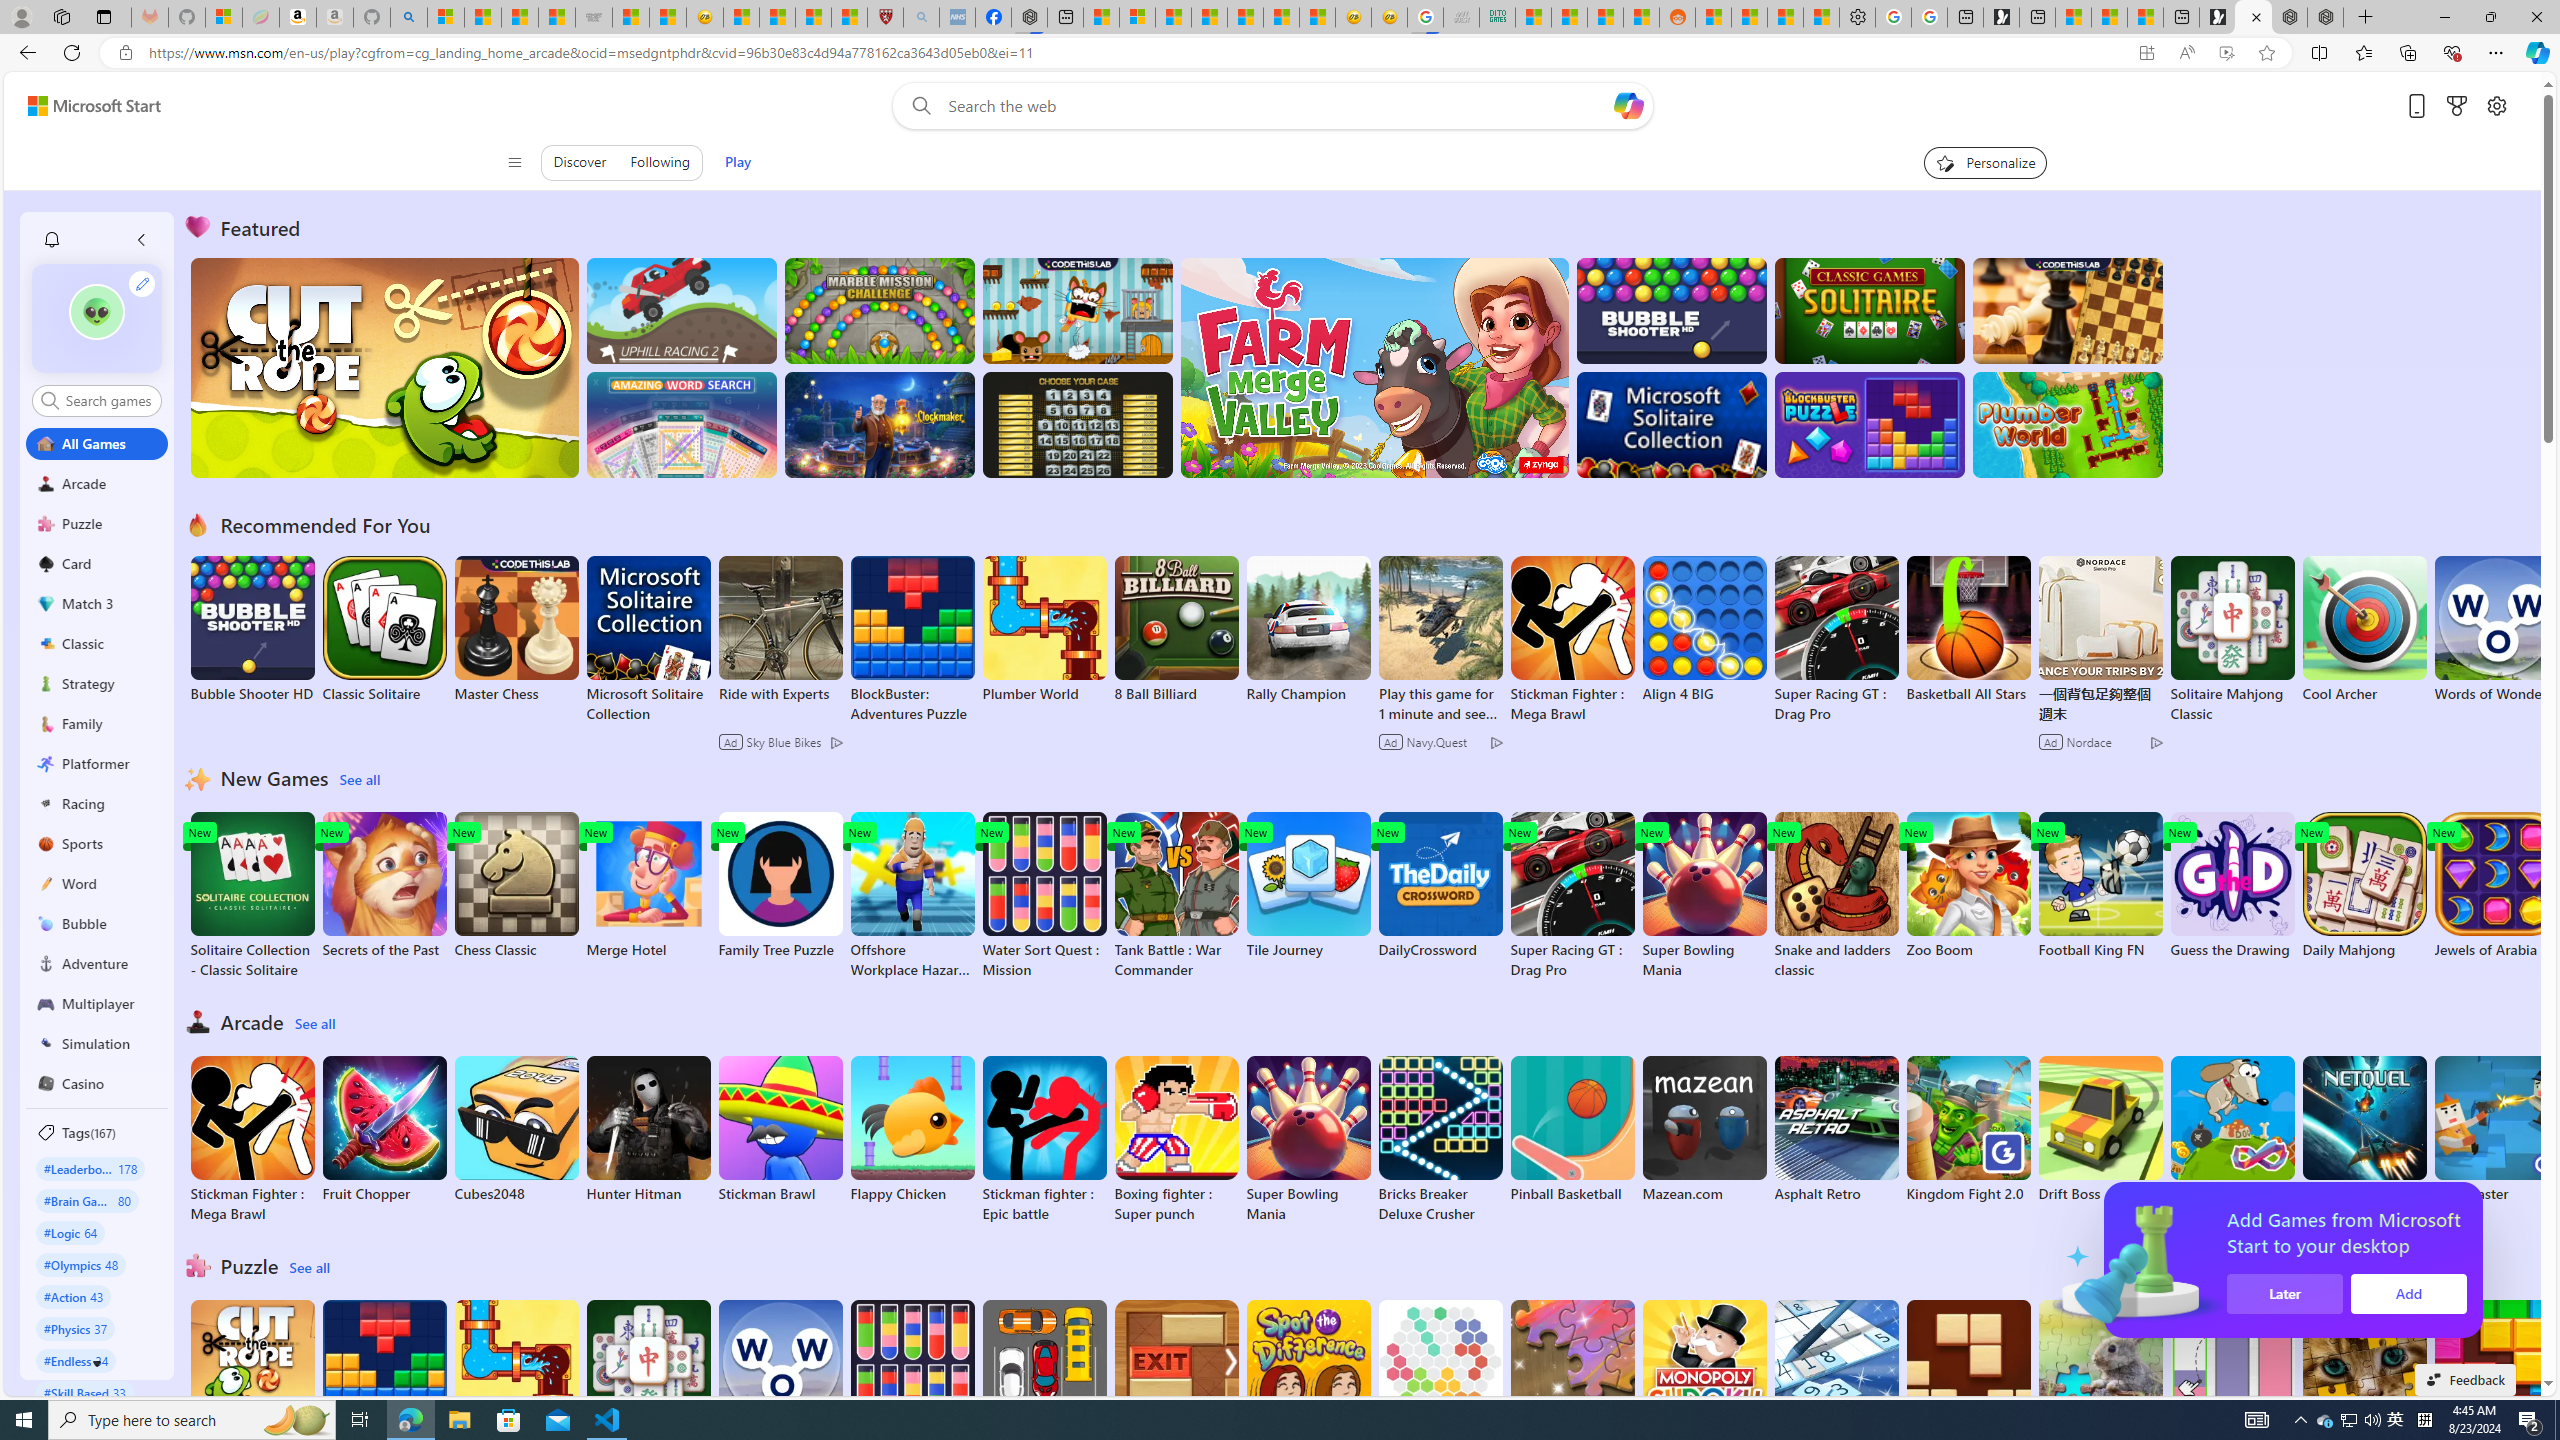  What do you see at coordinates (879, 424) in the screenshot?
I see `'Clockmaker'` at bounding box center [879, 424].